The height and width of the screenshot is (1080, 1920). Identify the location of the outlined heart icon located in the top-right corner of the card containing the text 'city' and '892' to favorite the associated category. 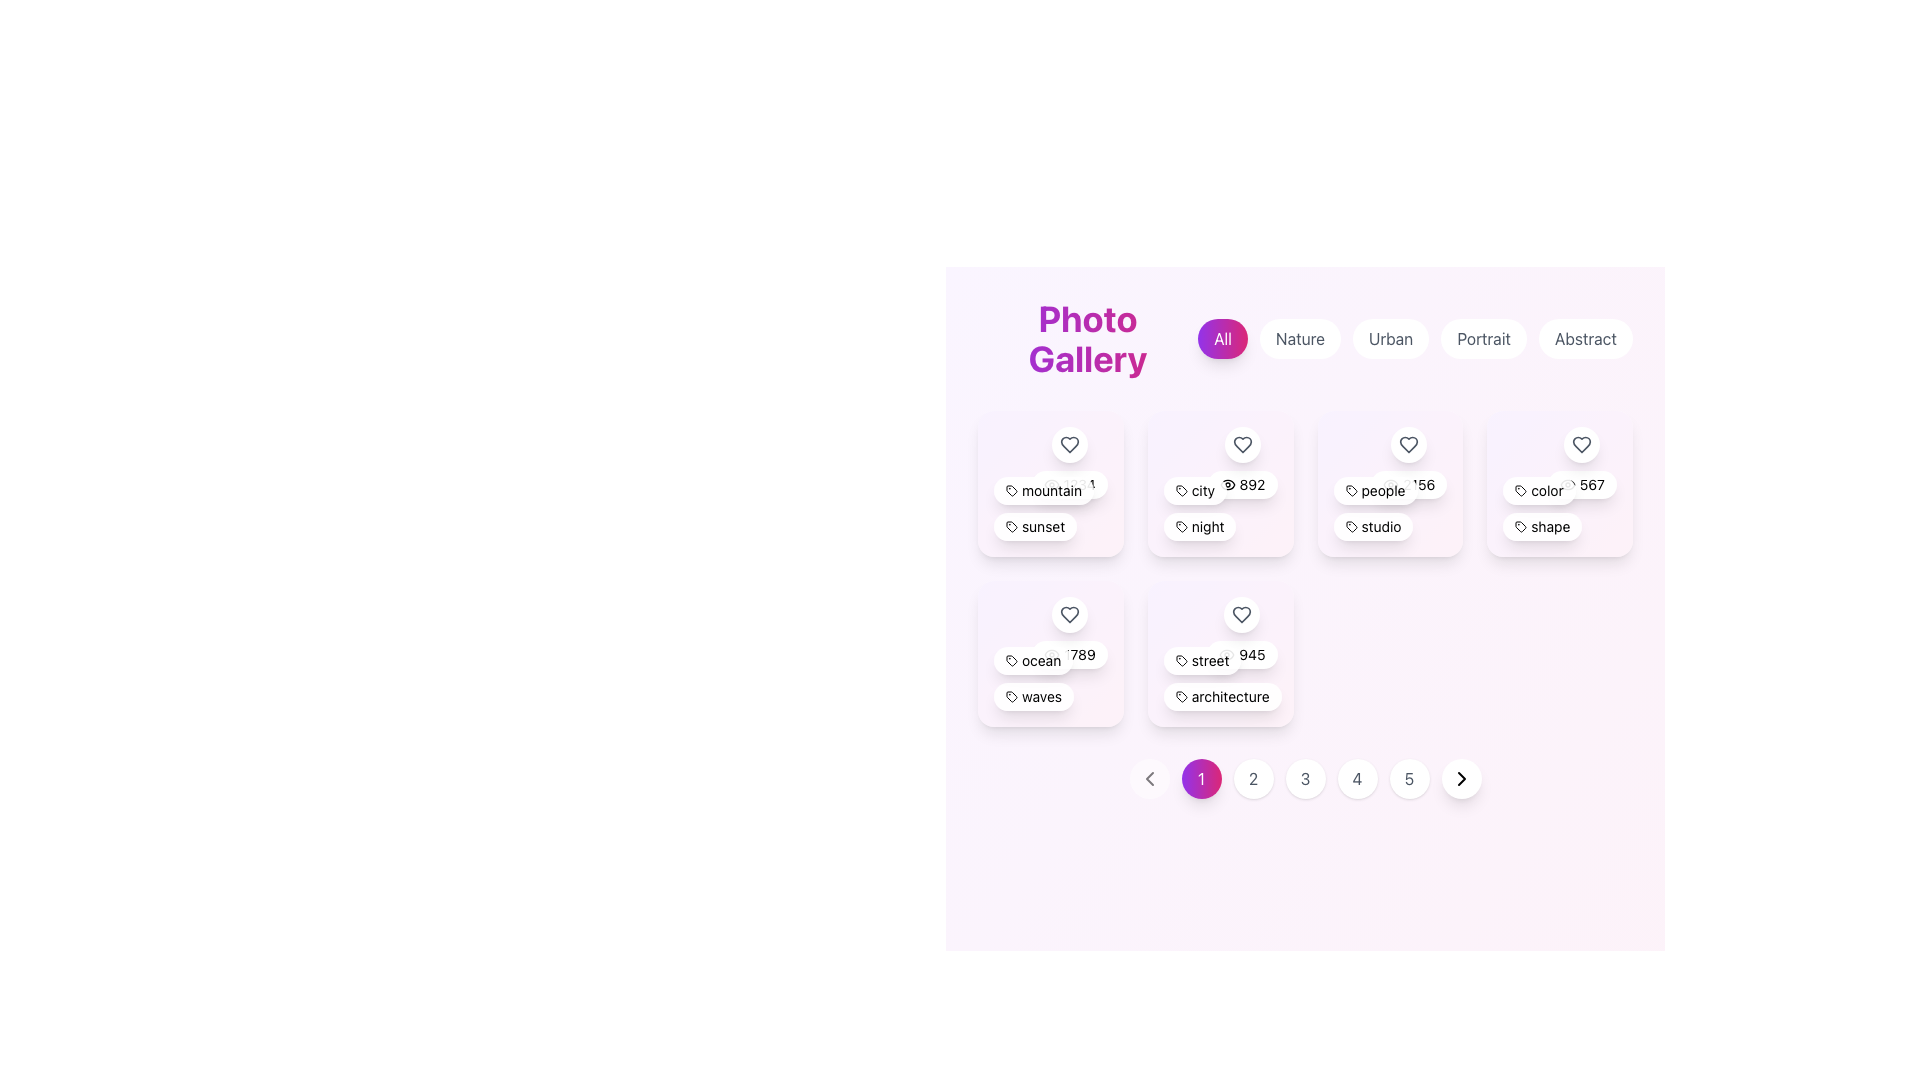
(1241, 443).